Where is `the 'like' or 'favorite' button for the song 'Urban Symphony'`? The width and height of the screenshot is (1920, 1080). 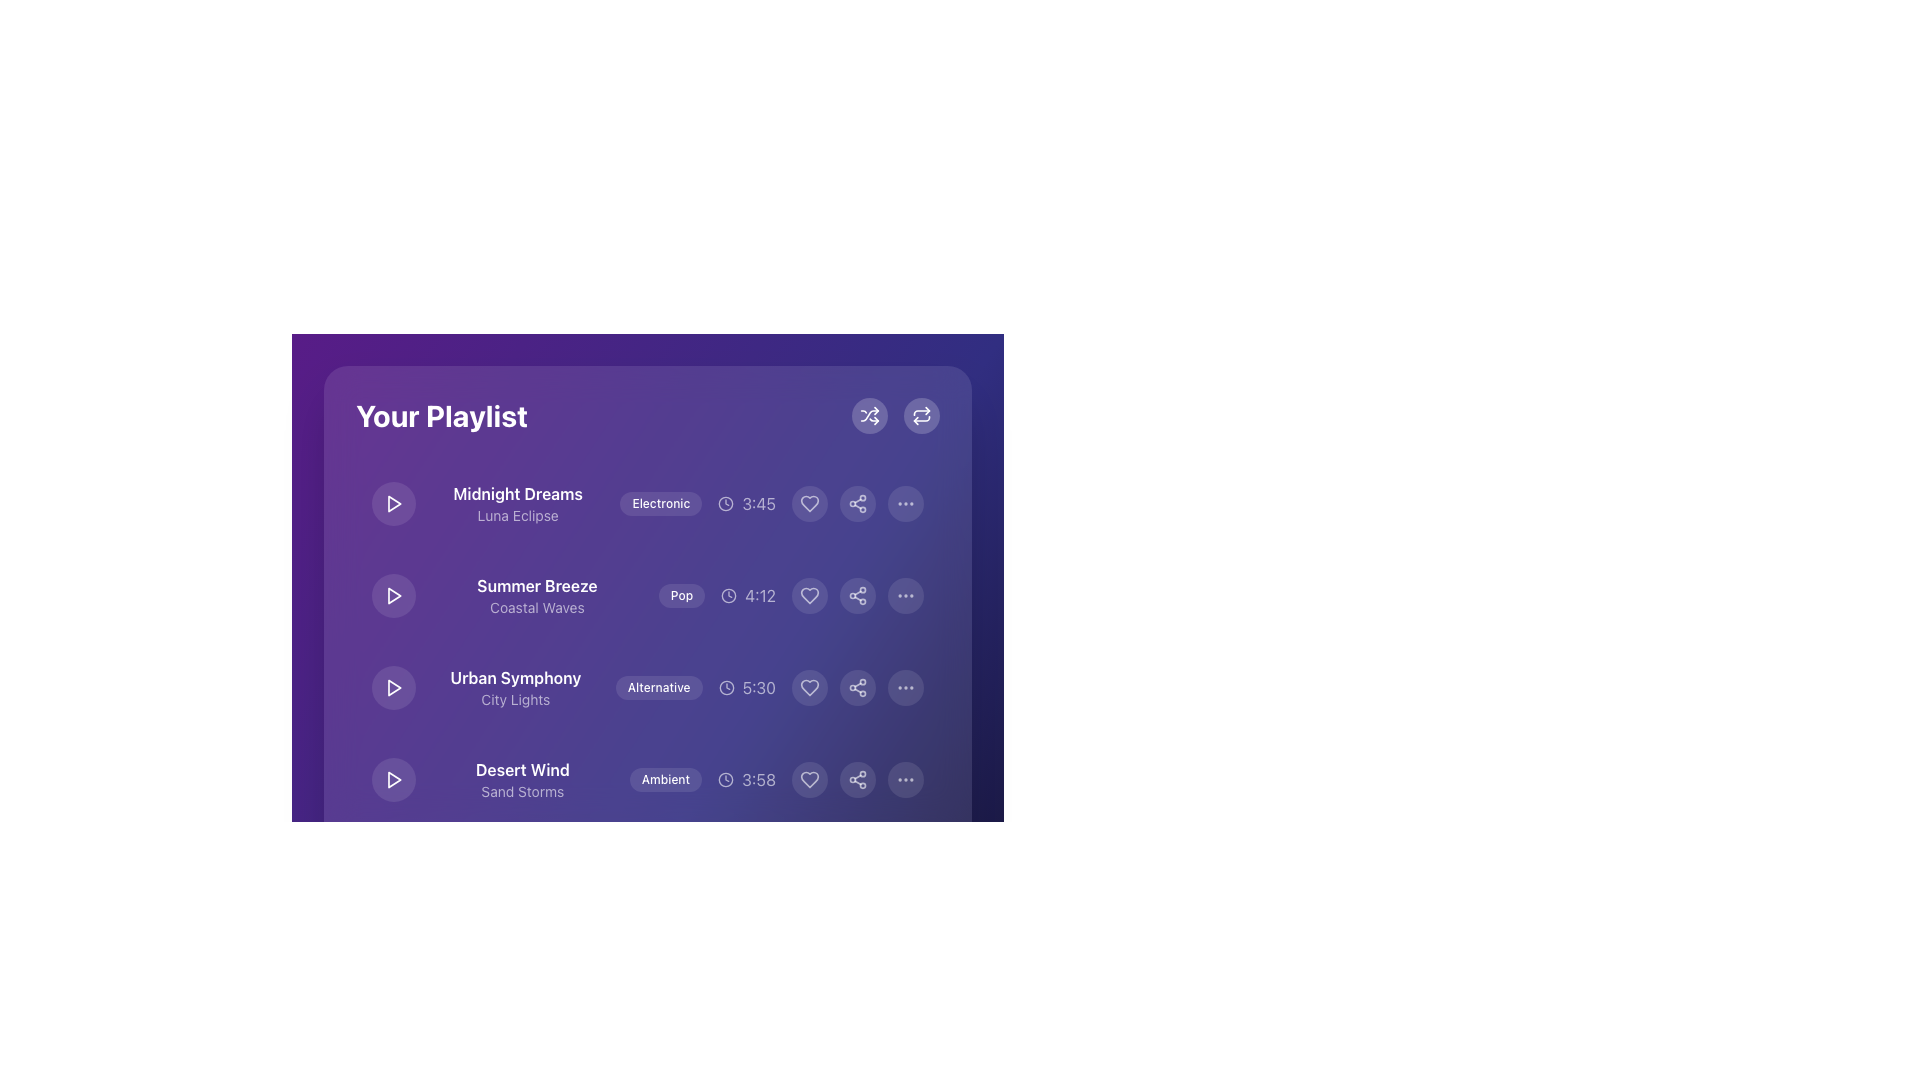
the 'like' or 'favorite' button for the song 'Urban Symphony' is located at coordinates (810, 686).